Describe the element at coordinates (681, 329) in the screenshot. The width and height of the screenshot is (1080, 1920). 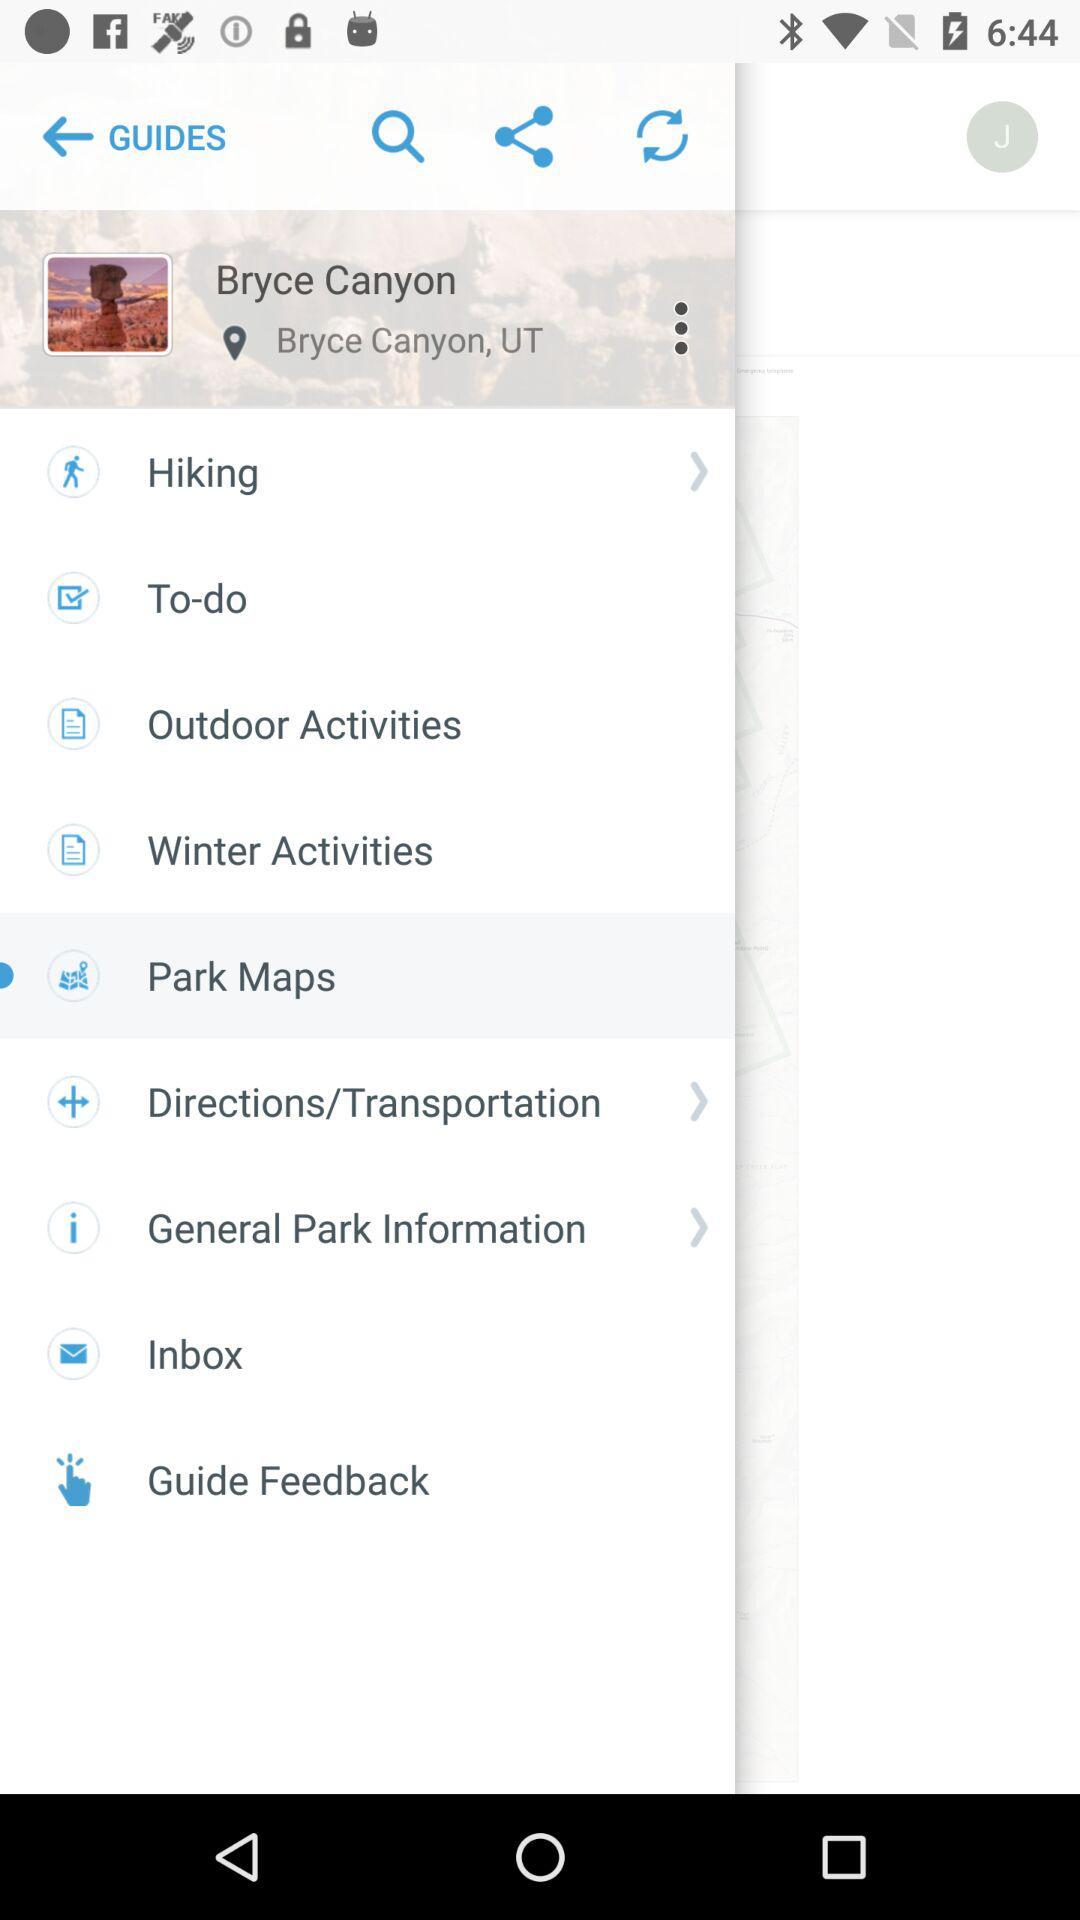
I see `the more icon` at that location.